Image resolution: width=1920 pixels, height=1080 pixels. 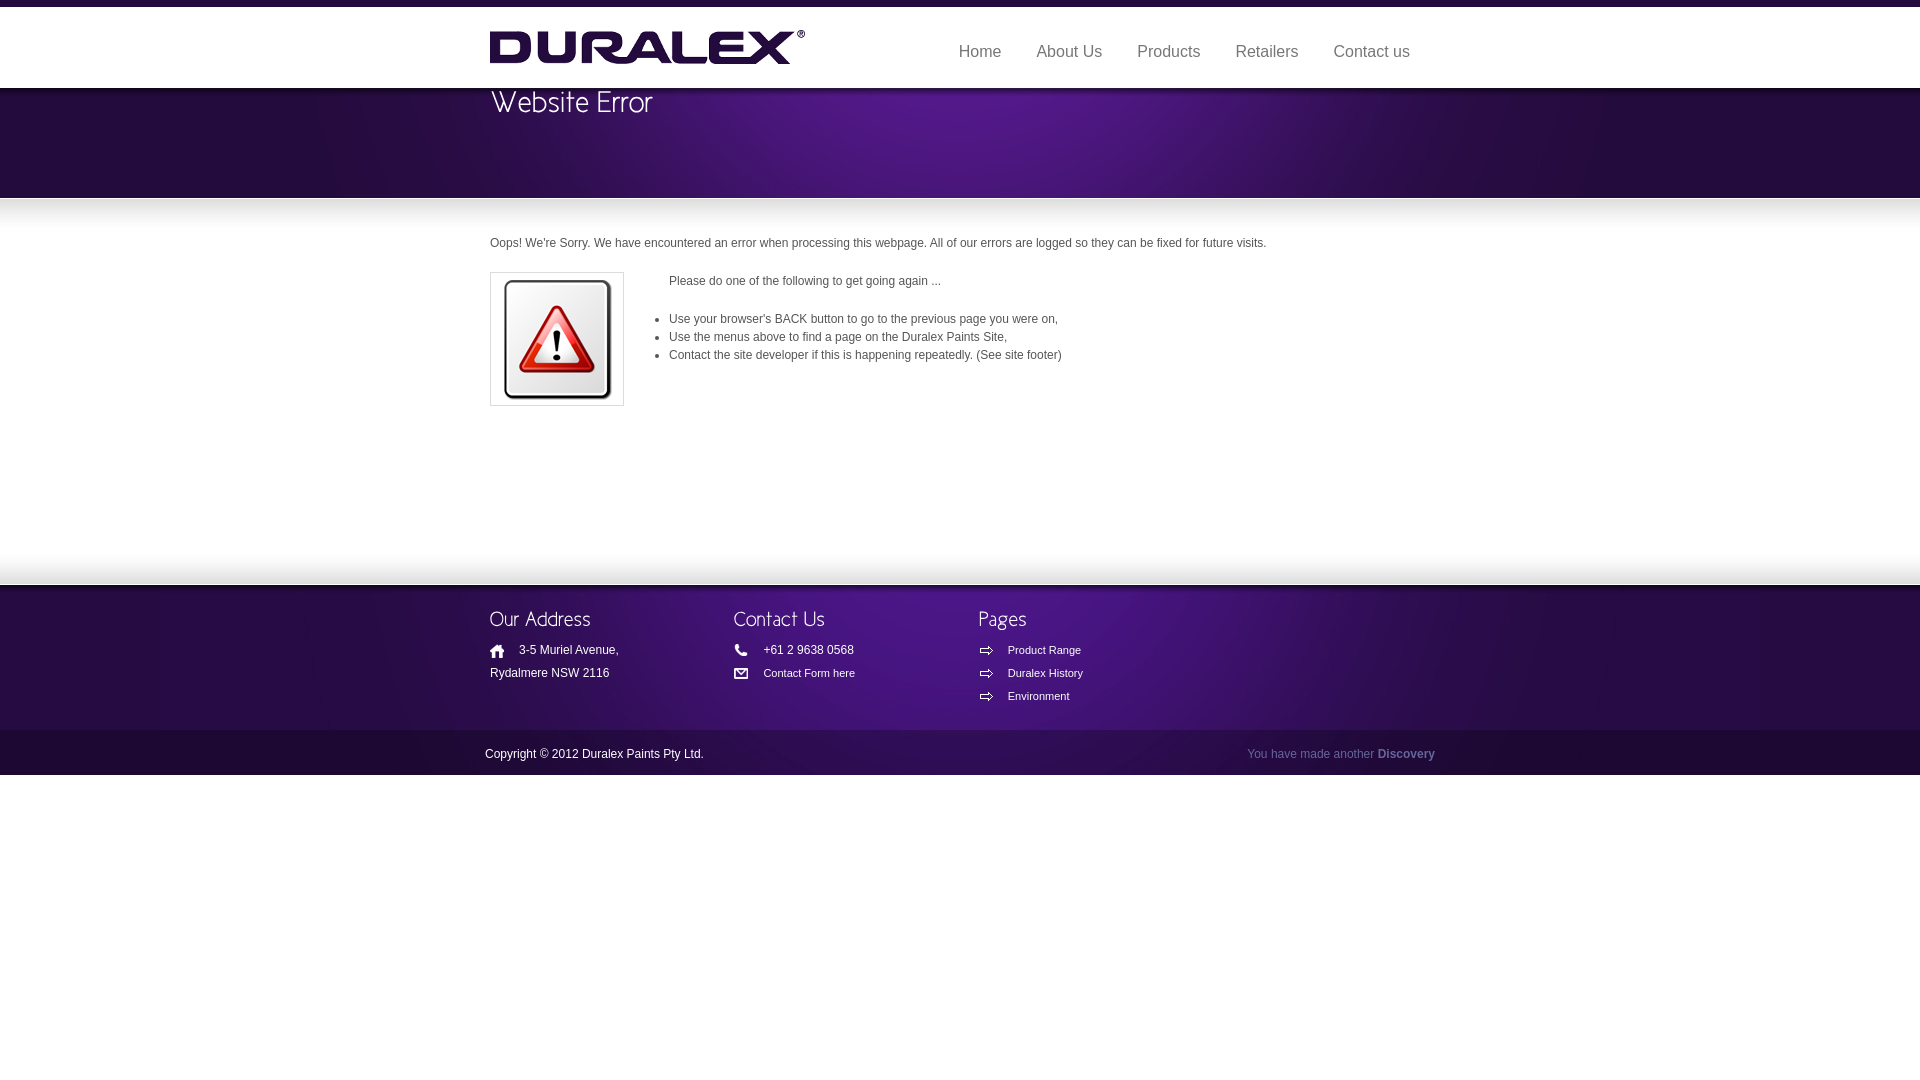 What do you see at coordinates (817, 672) in the screenshot?
I see `'Contact Form here'` at bounding box center [817, 672].